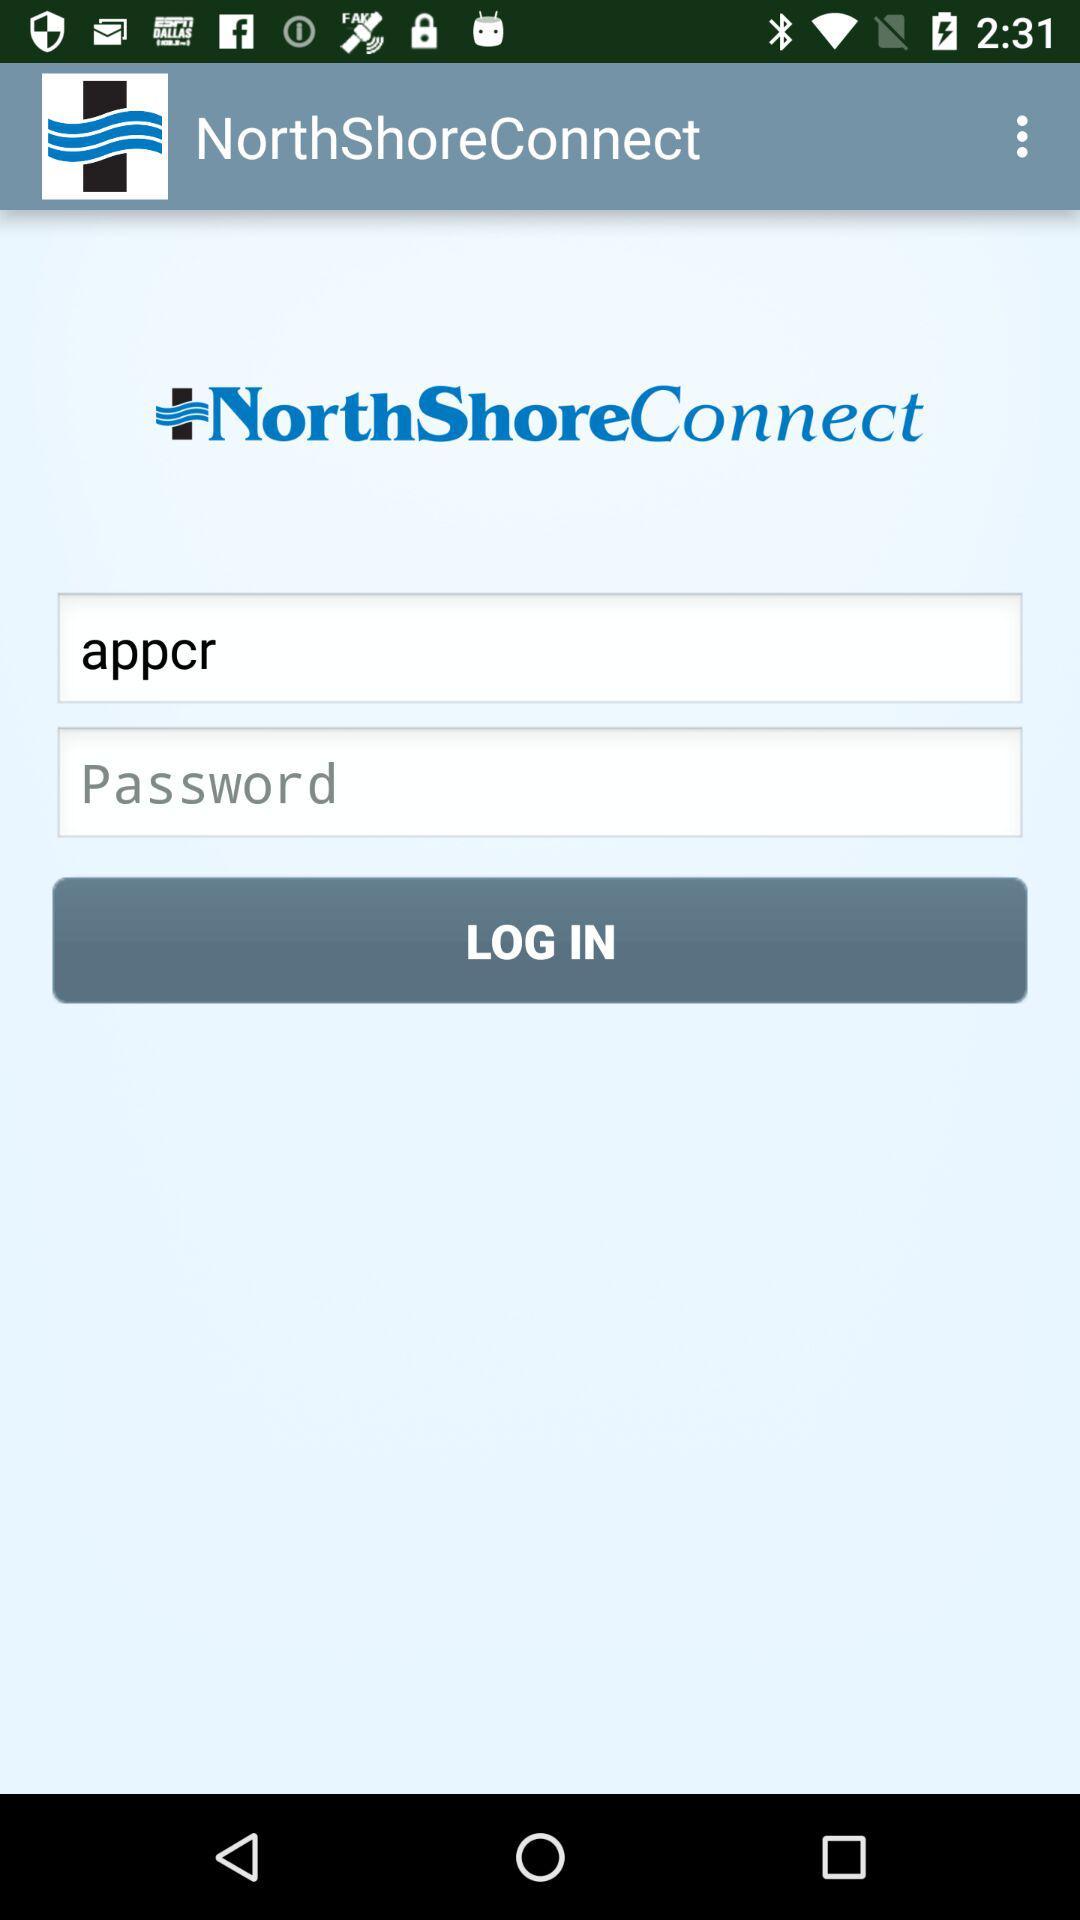 The width and height of the screenshot is (1080, 1920). I want to click on the appcr, so click(540, 653).